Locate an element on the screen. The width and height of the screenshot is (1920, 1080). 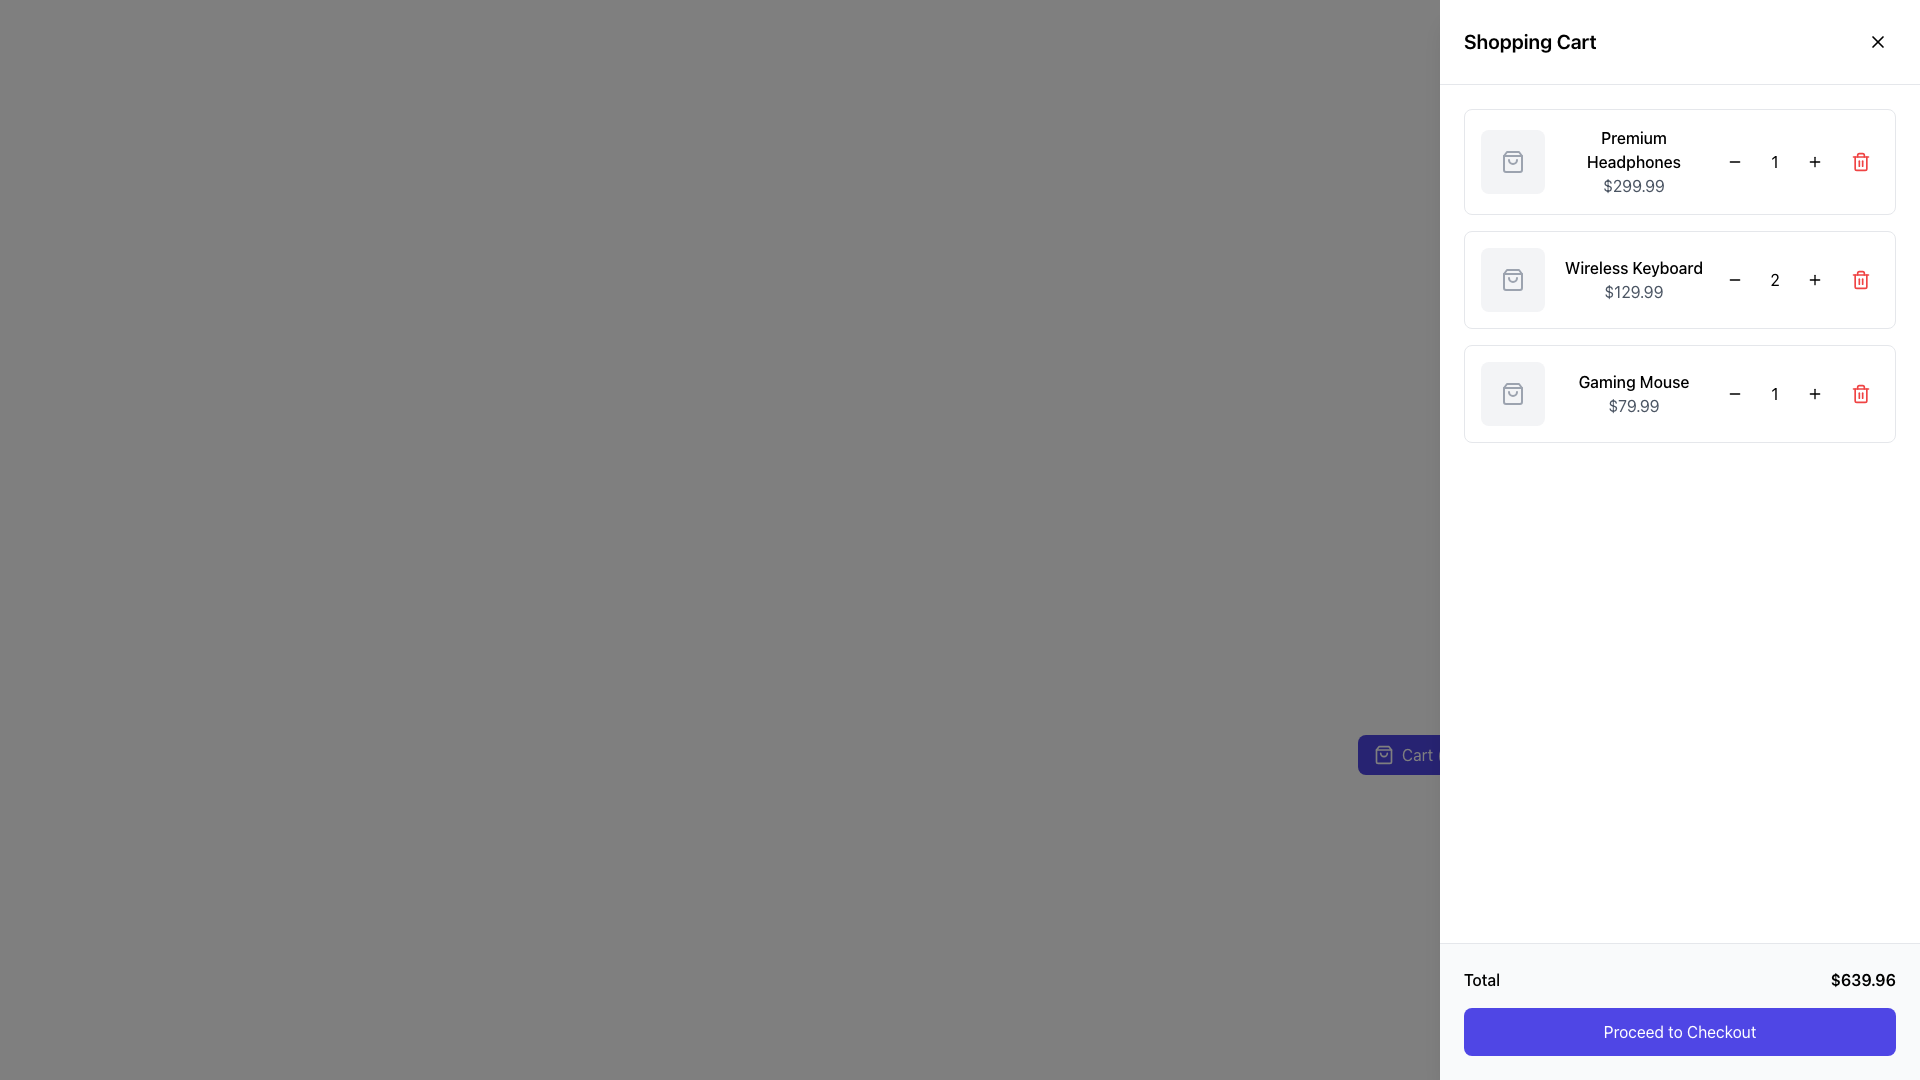
the minus button which is a small horizontal line resembling a minus sign, located between the quantity '2' and the '+' button for the 'Wireless Keyboard' item in the shopping cart is located at coordinates (1733, 161).